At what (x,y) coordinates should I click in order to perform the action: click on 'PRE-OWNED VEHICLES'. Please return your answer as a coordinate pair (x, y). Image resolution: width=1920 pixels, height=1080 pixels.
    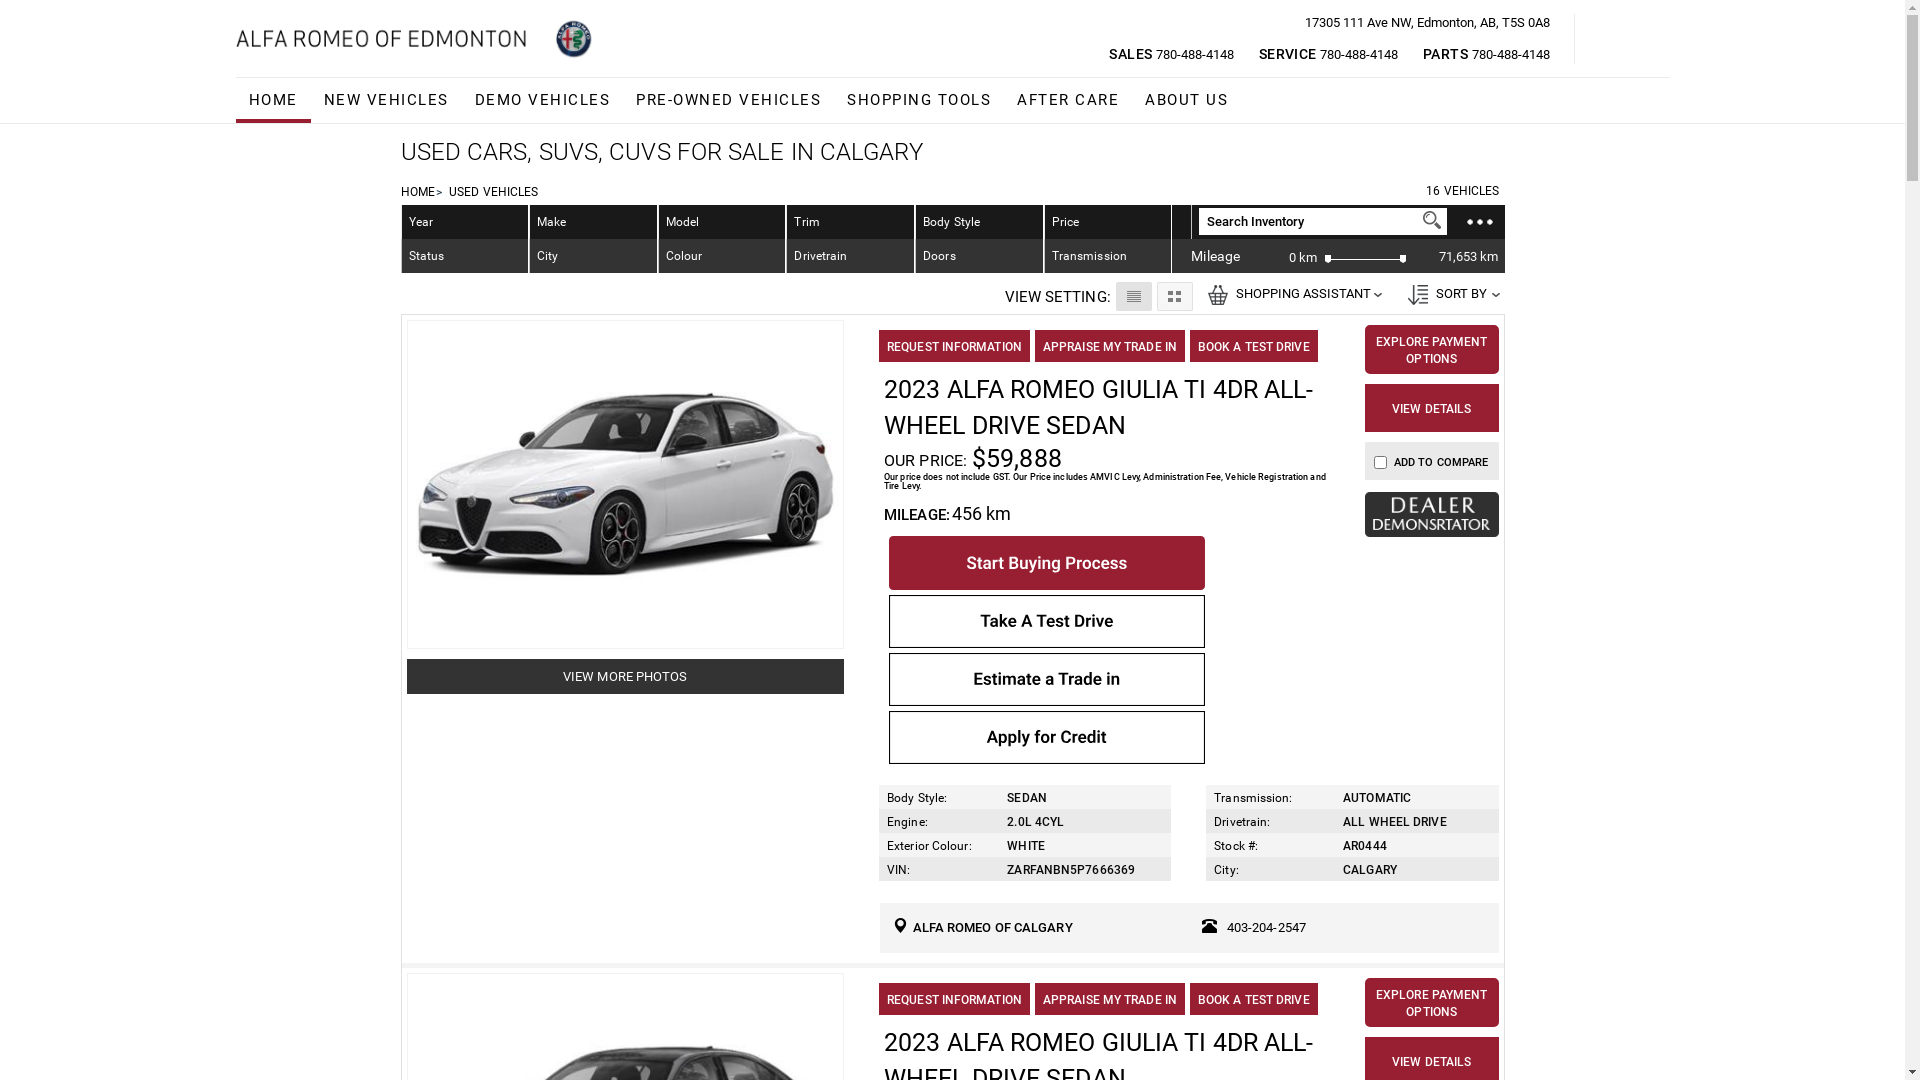
    Looking at the image, I should click on (727, 100).